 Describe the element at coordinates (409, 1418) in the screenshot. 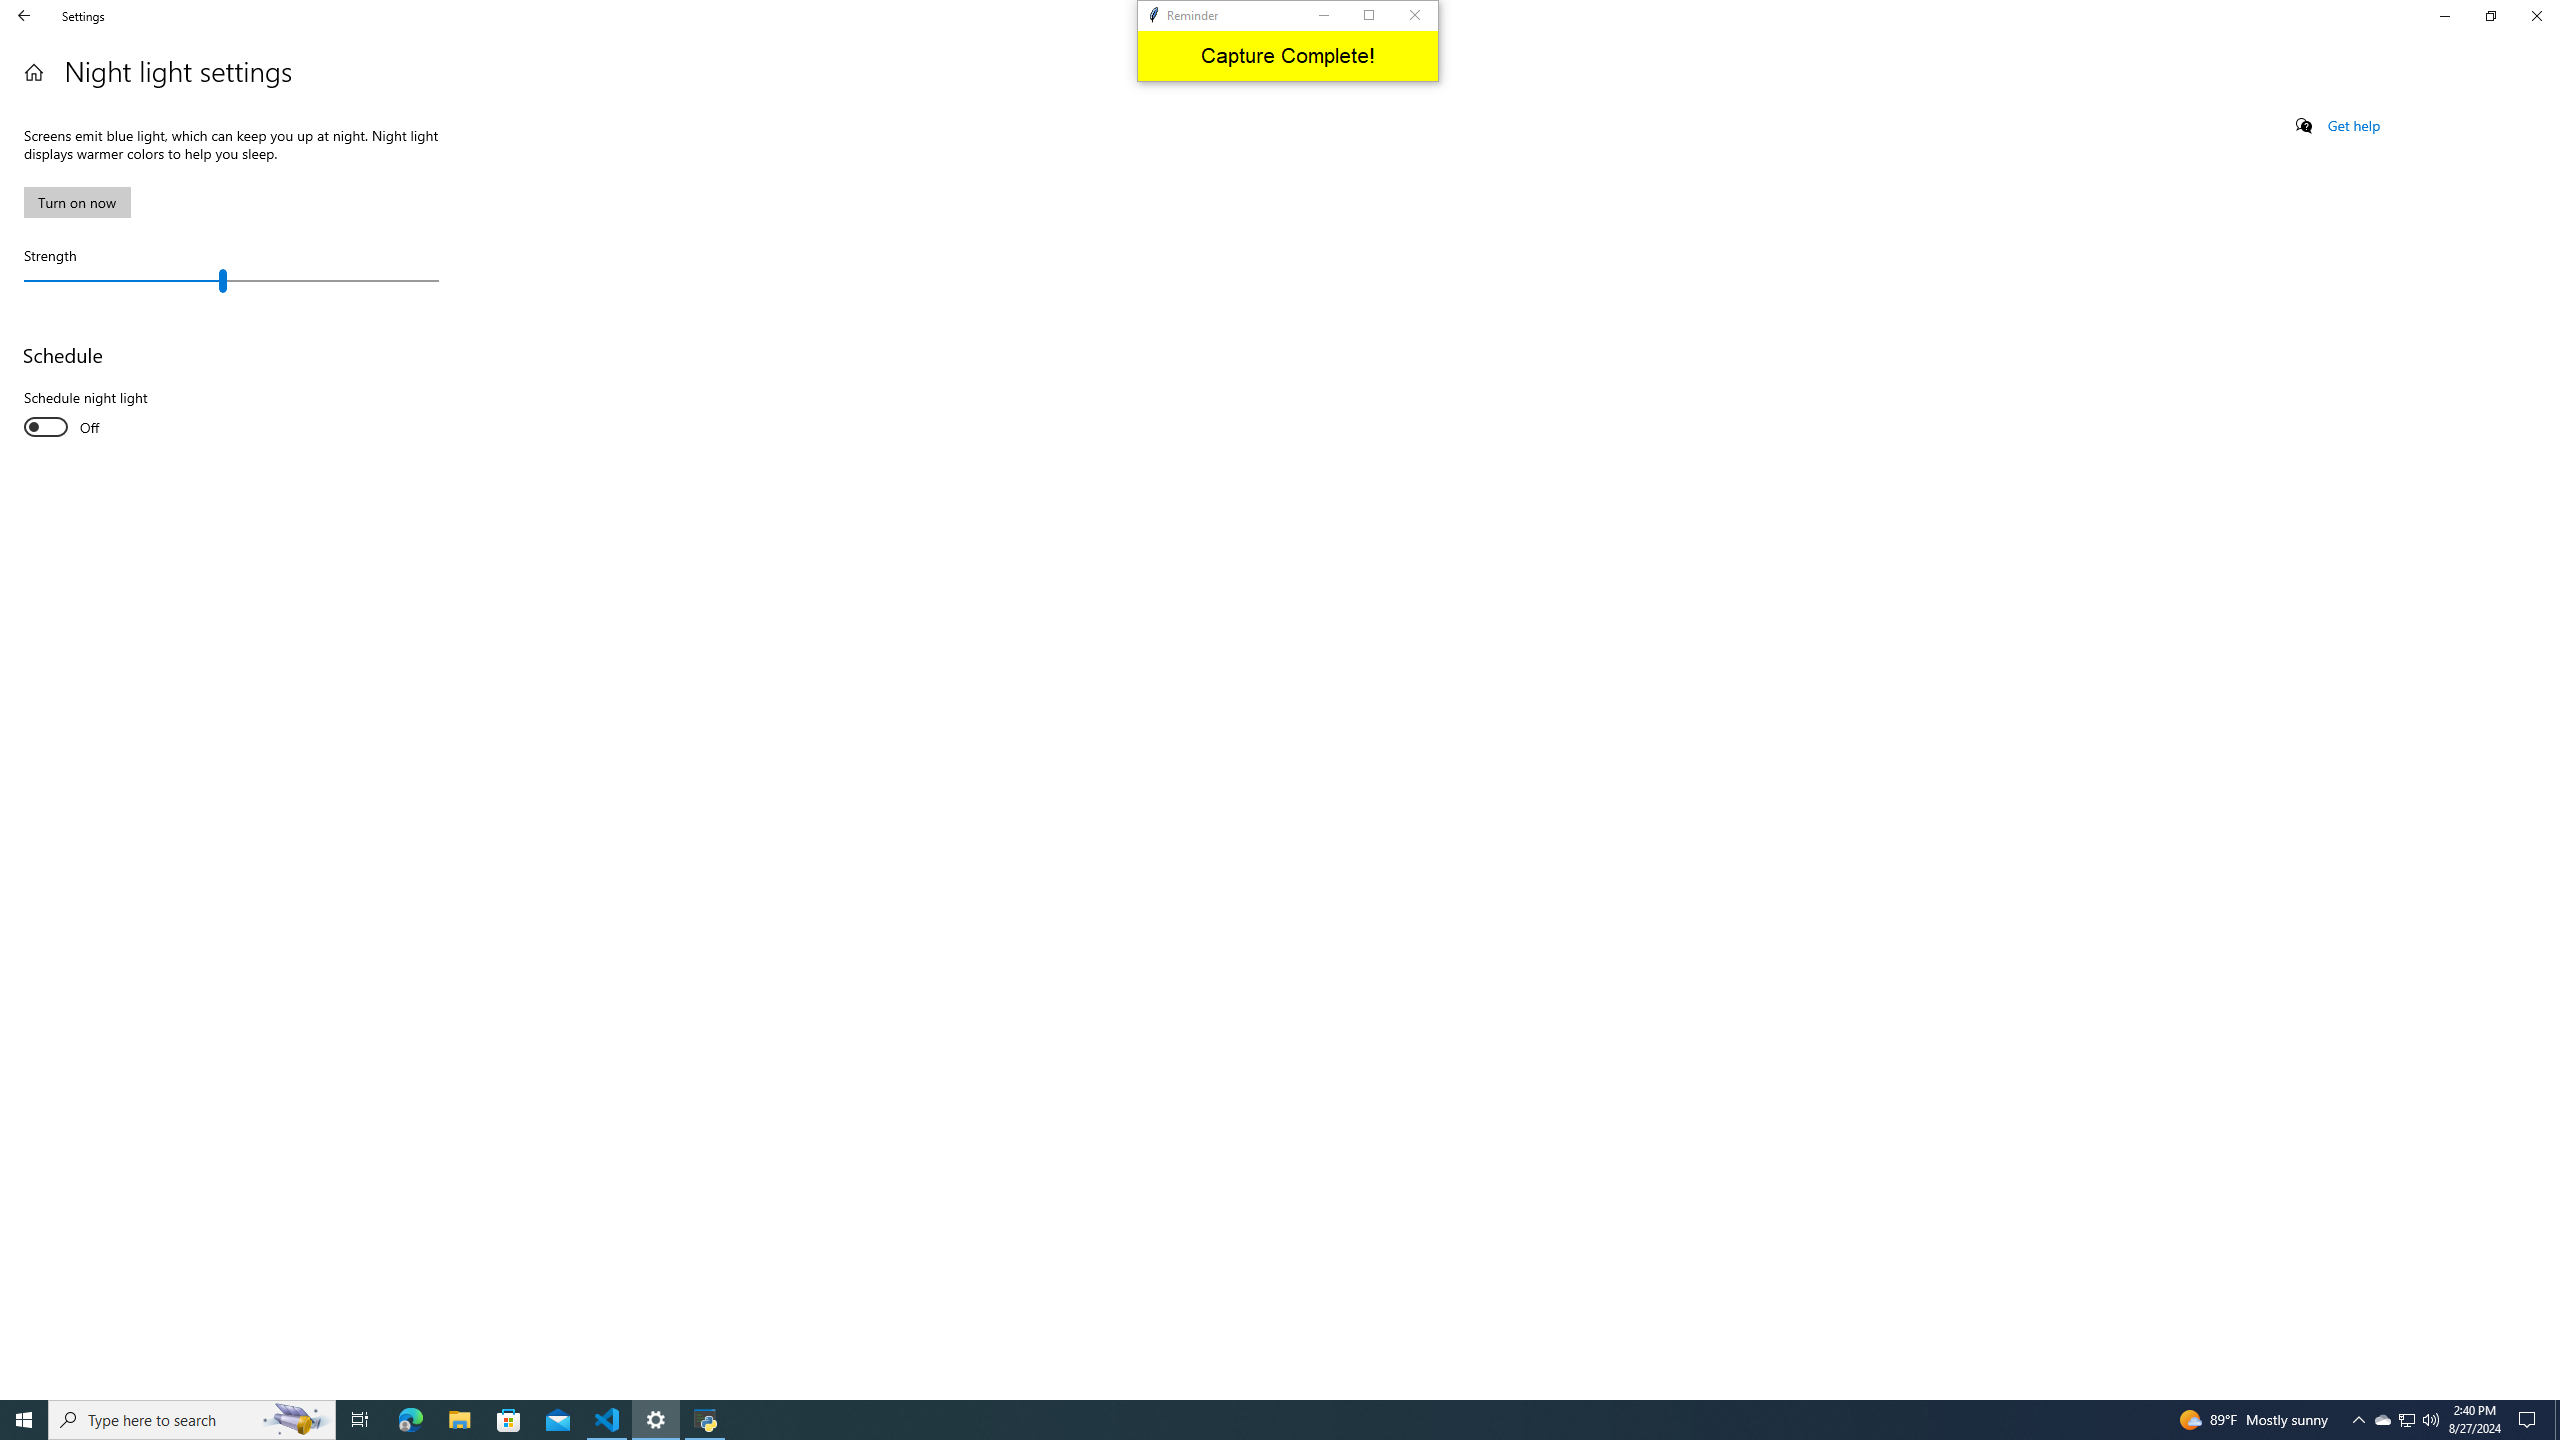

I see `'Microsoft Edge'` at that location.